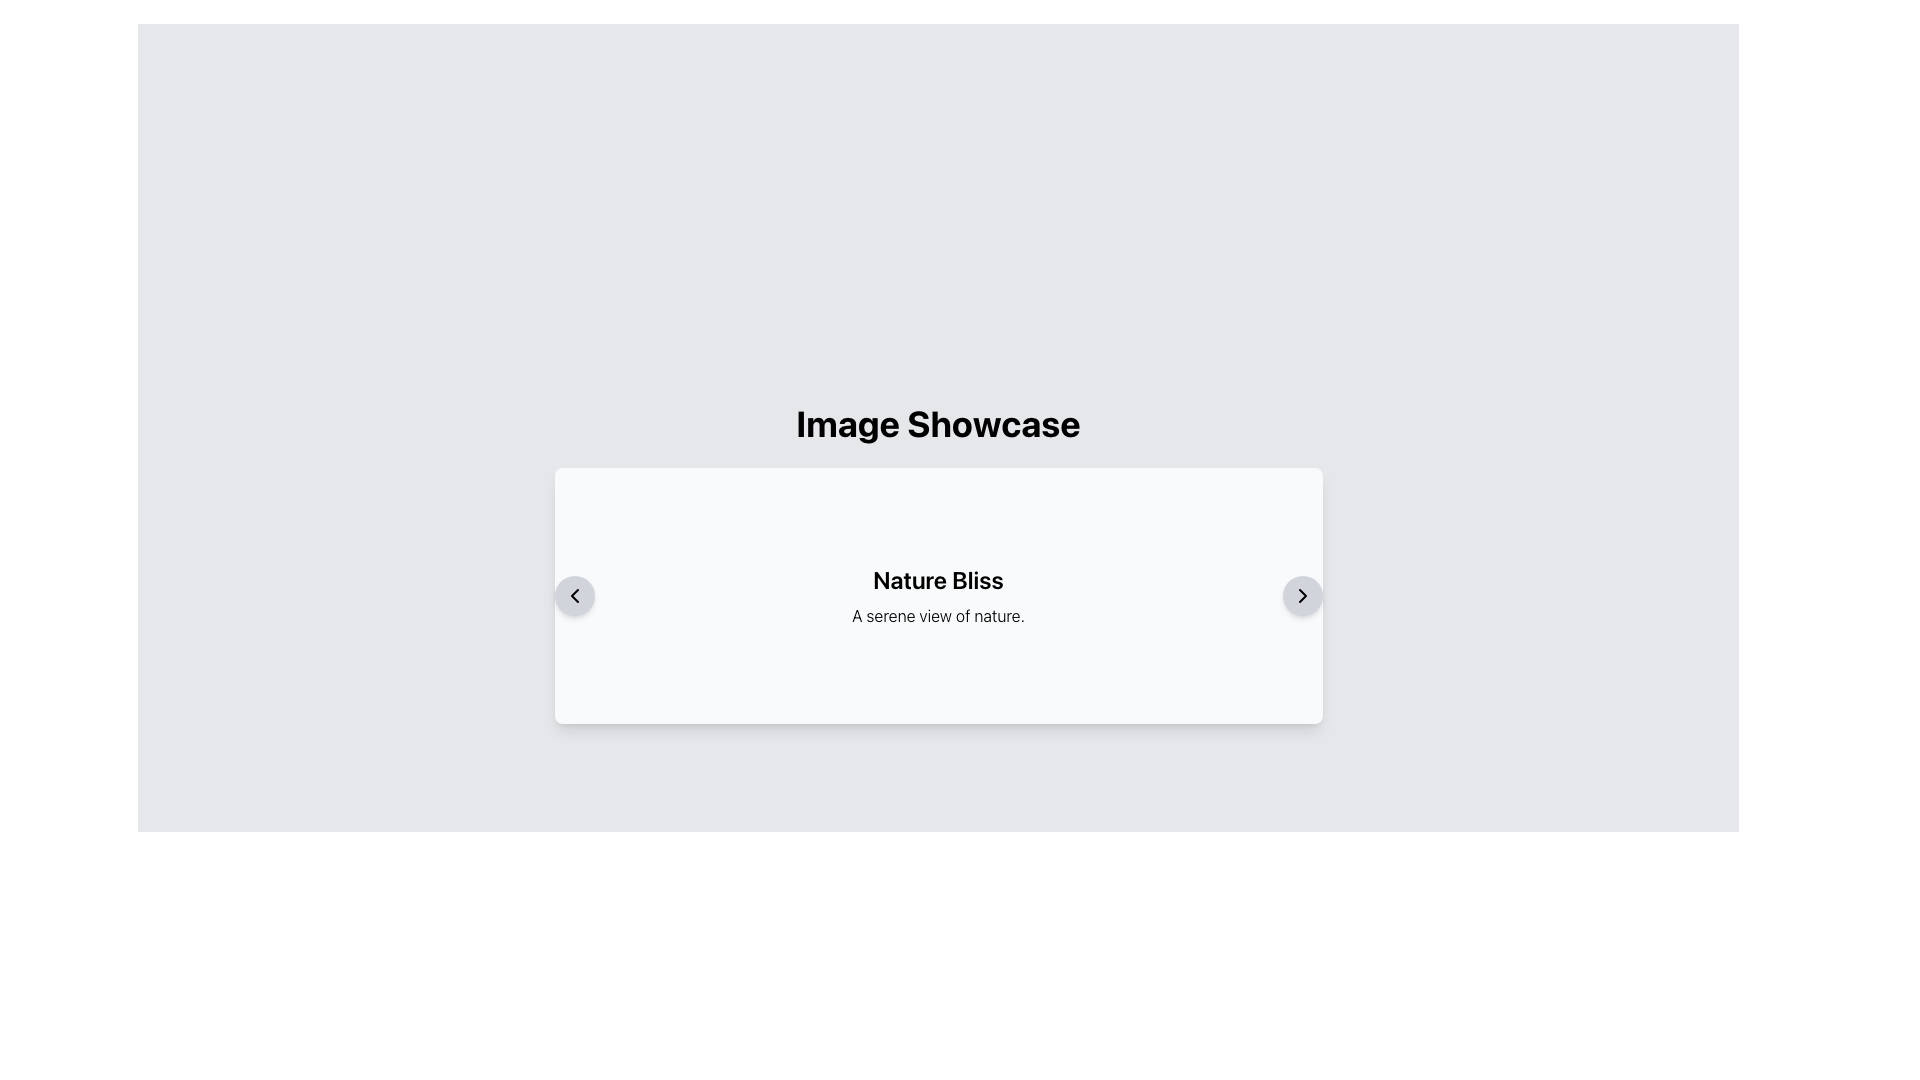 The image size is (1920, 1080). I want to click on the Chevron Right Icon, which is a minimalistic right-pointing arrow, so click(1302, 595).